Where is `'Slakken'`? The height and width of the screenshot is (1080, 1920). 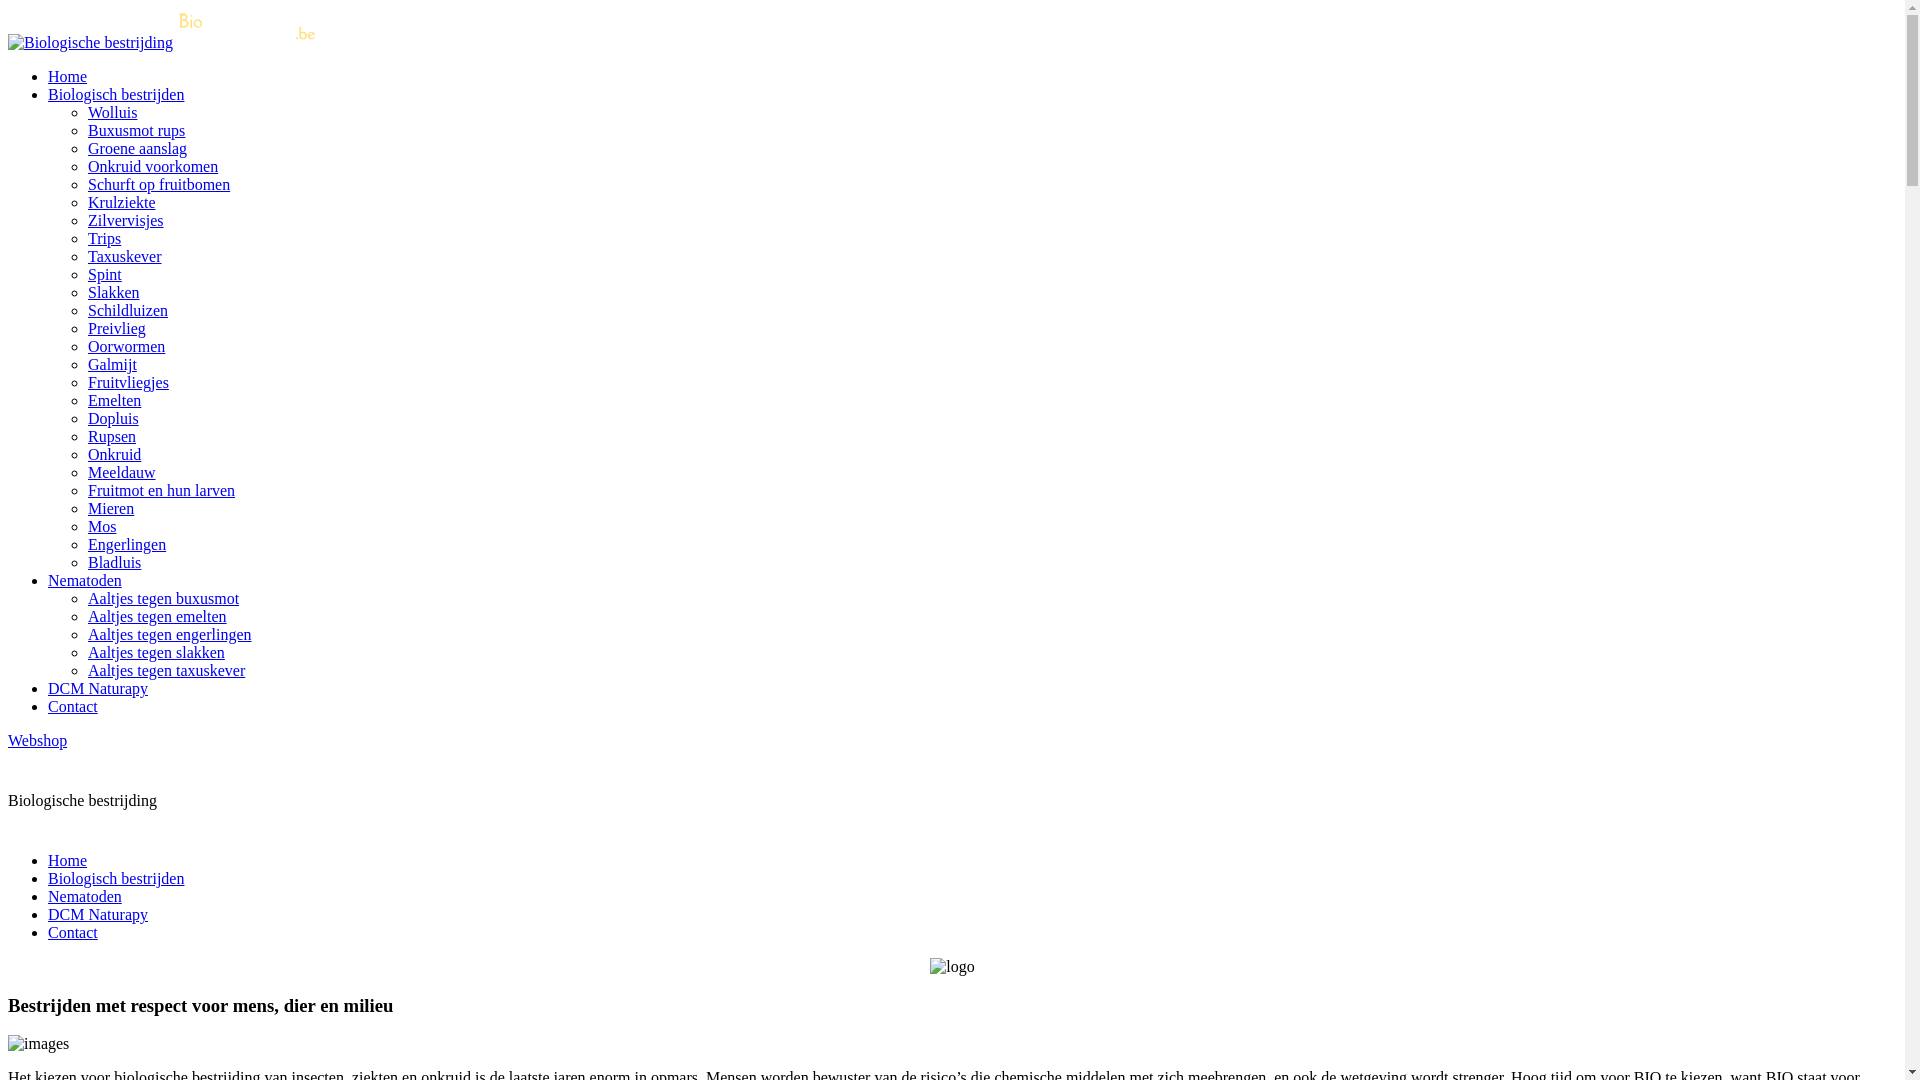 'Slakken' is located at coordinates (113, 292).